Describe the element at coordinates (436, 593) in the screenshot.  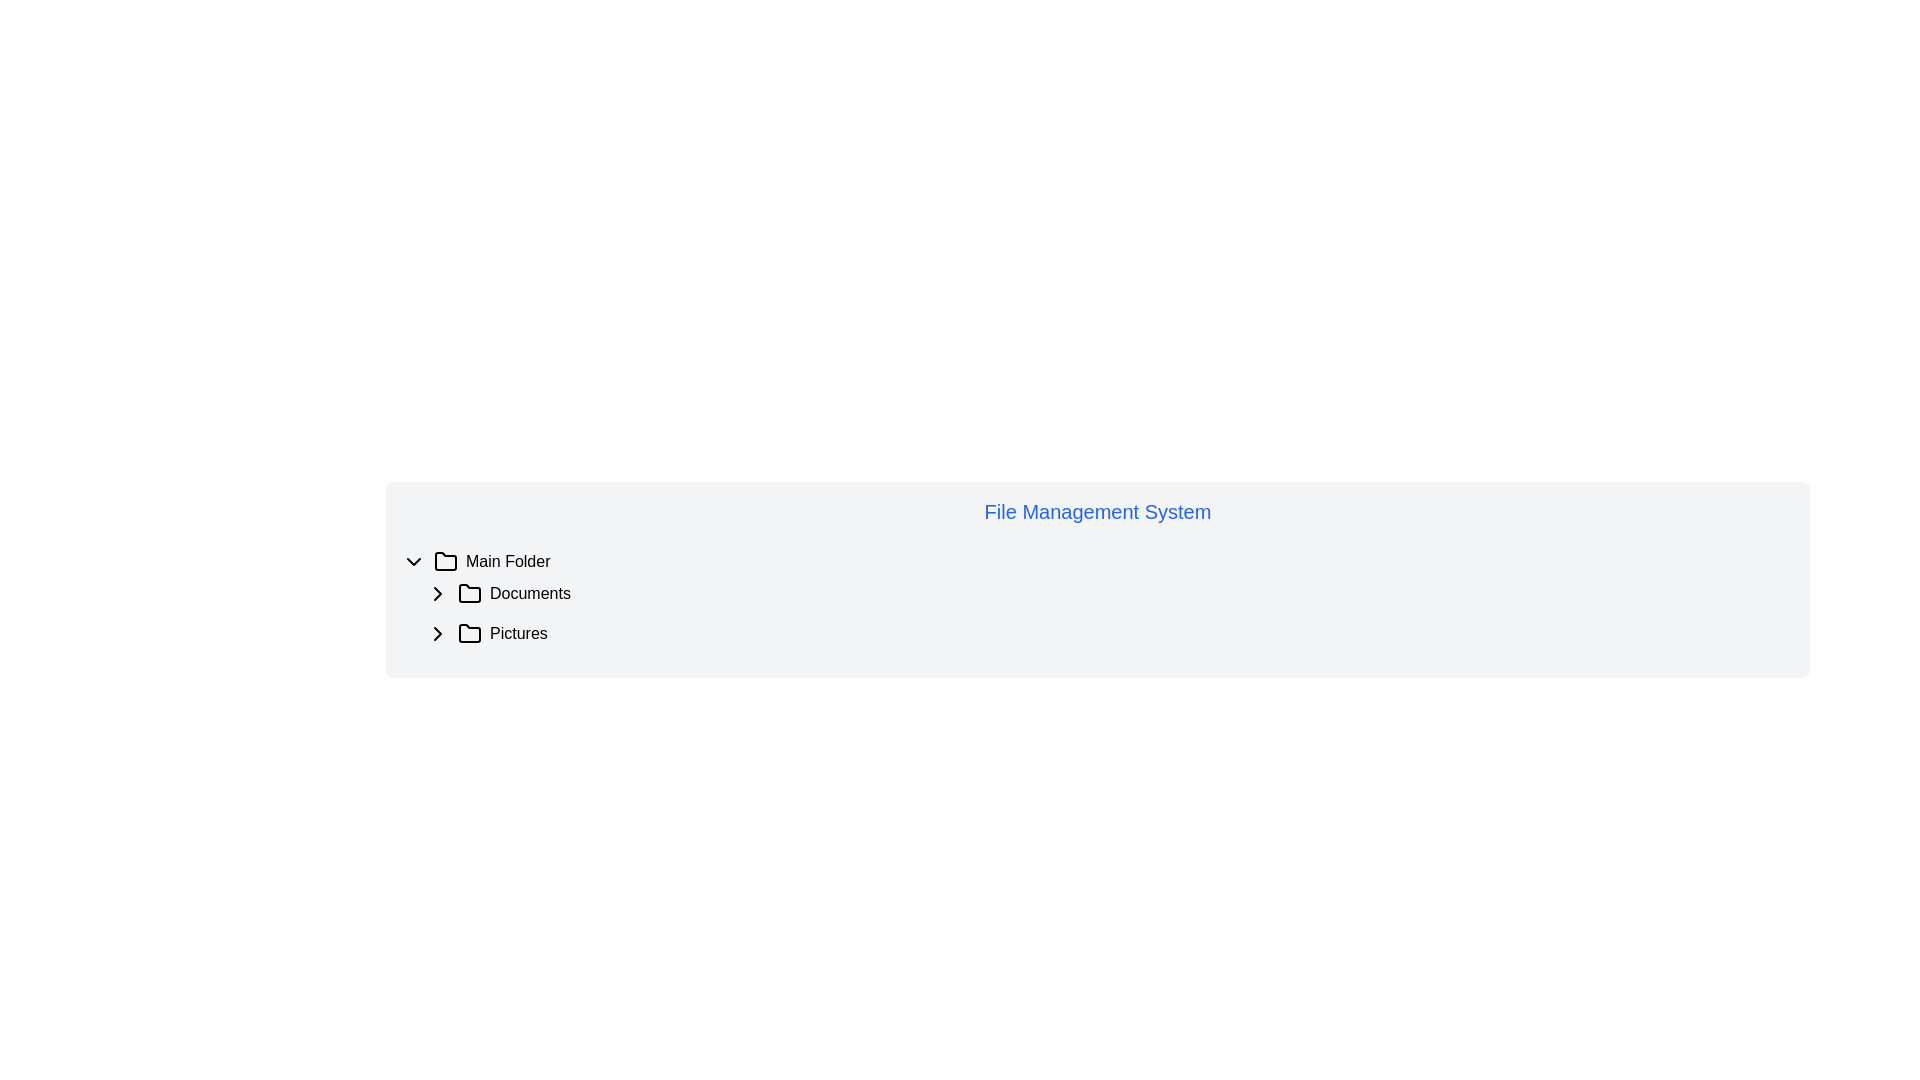
I see `the right-pointing arrow button, located adjacent to the label 'Documents'` at that location.